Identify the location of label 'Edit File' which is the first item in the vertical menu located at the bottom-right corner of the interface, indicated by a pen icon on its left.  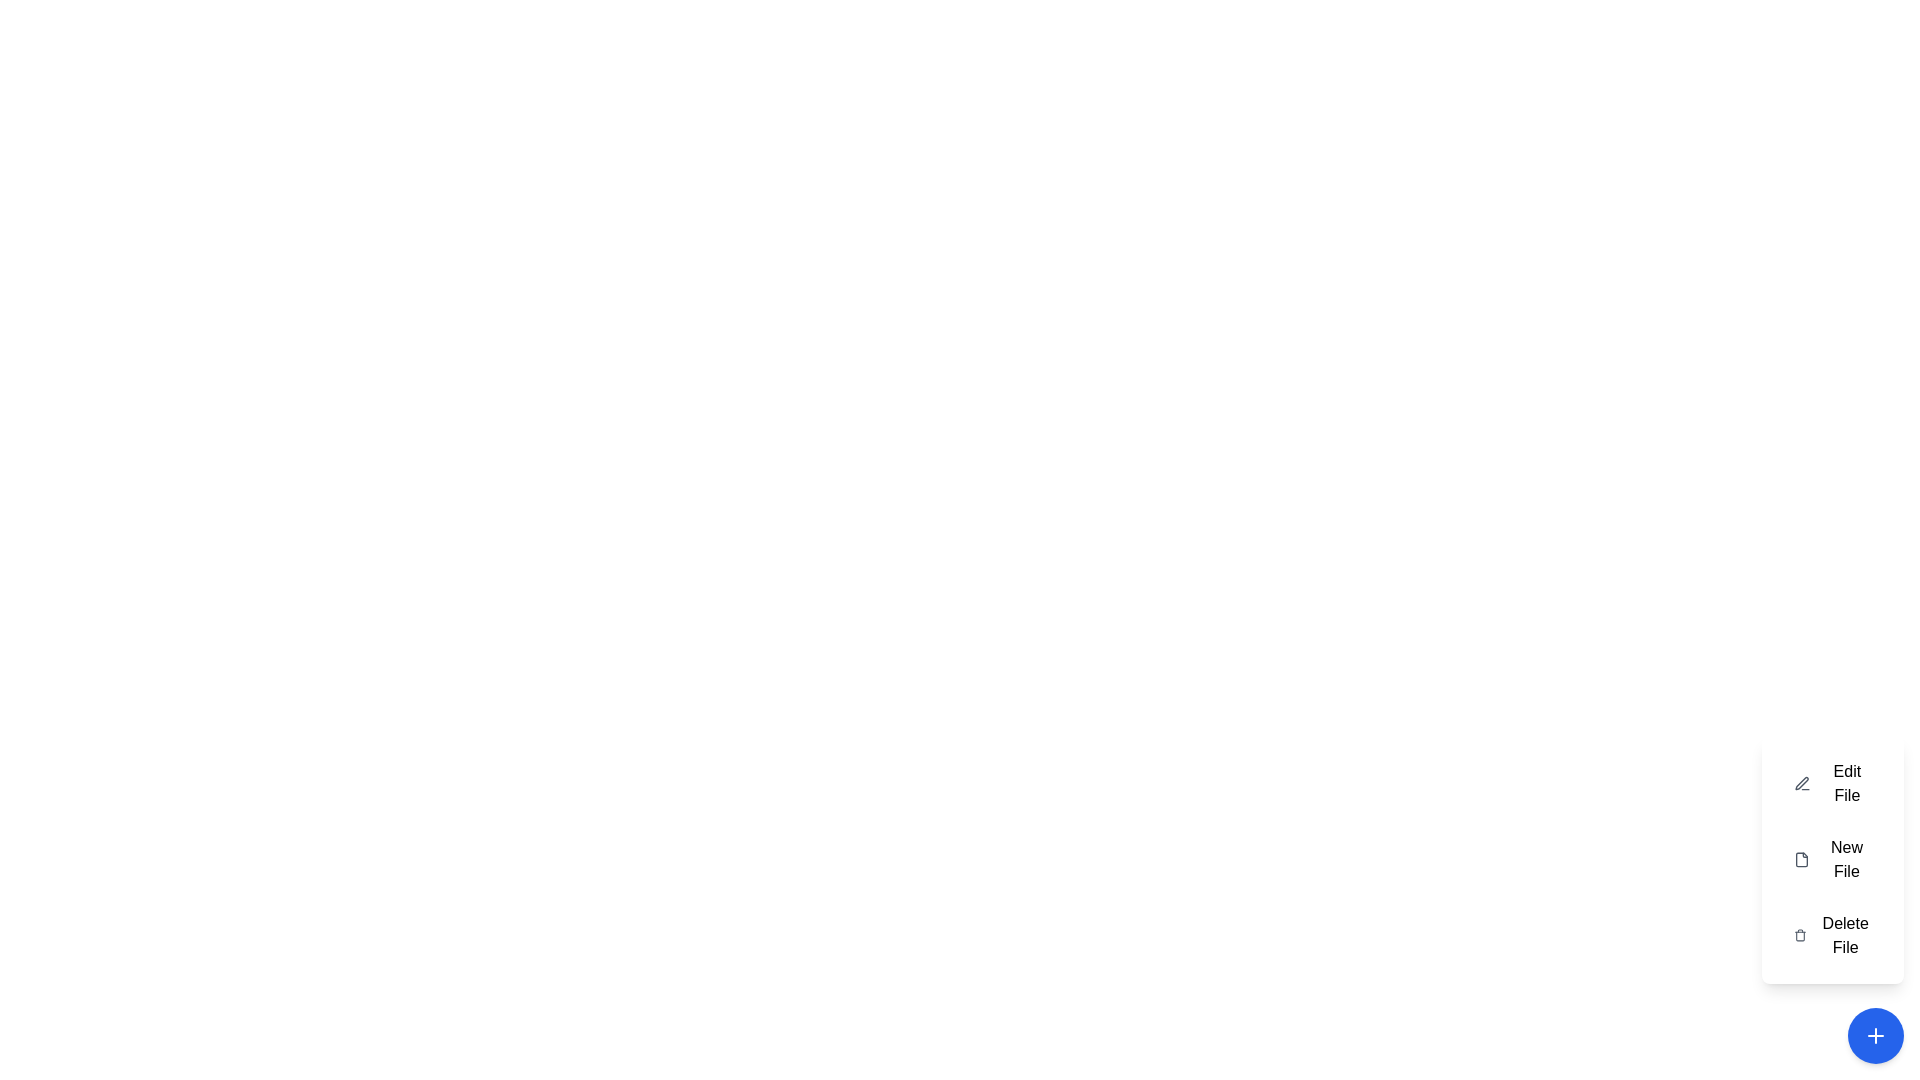
(1846, 782).